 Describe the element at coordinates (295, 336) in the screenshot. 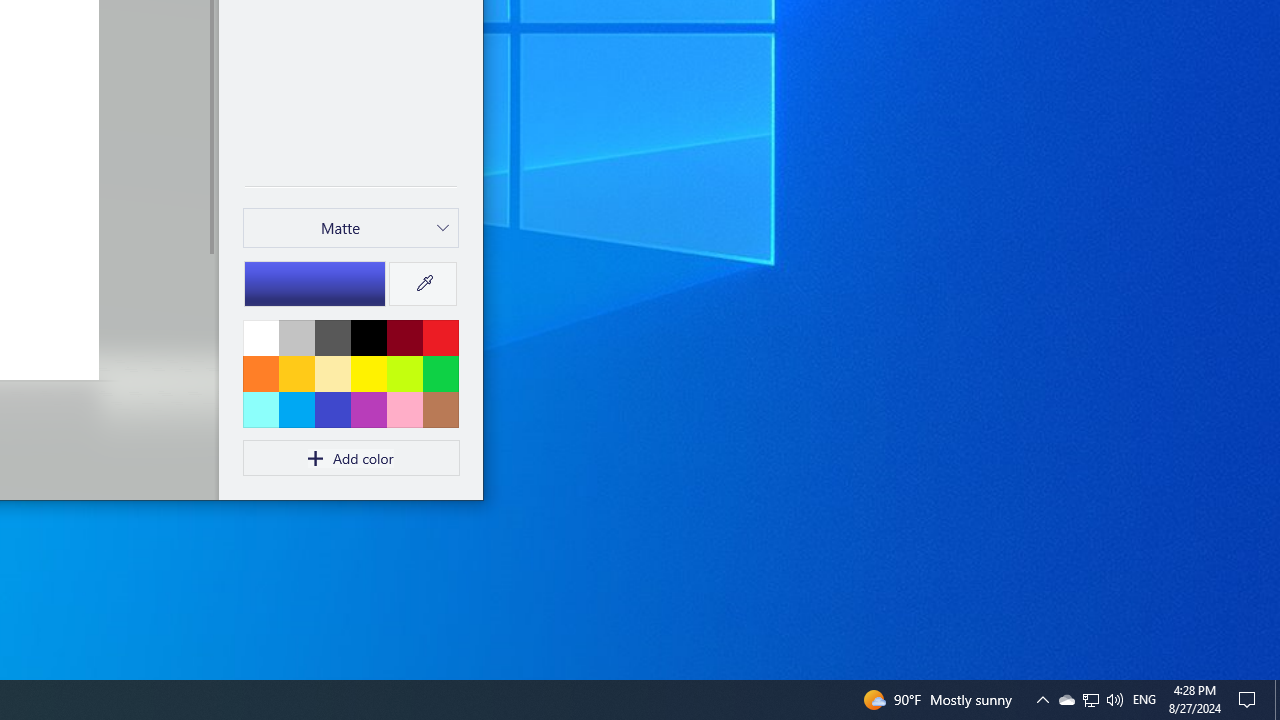

I see `'Light grey'` at that location.